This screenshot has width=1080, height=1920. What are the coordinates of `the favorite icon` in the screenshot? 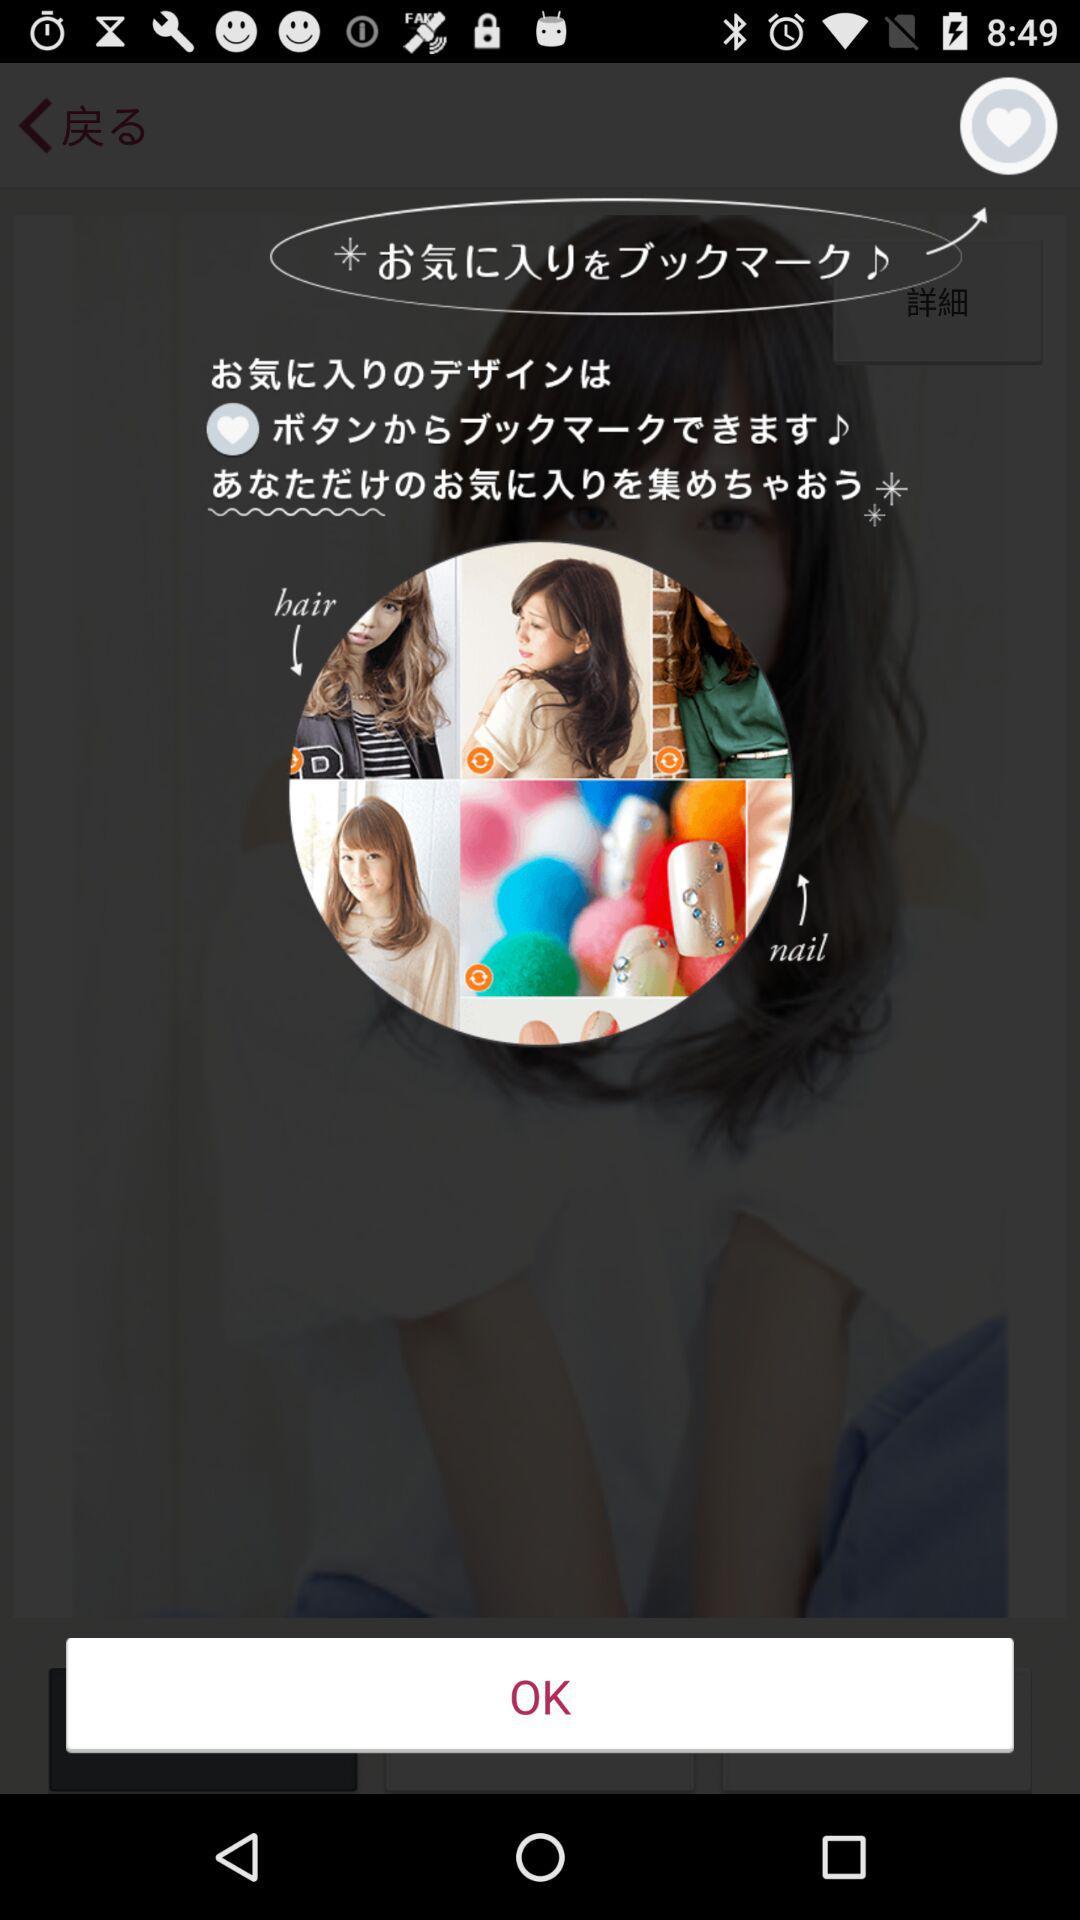 It's located at (1008, 133).